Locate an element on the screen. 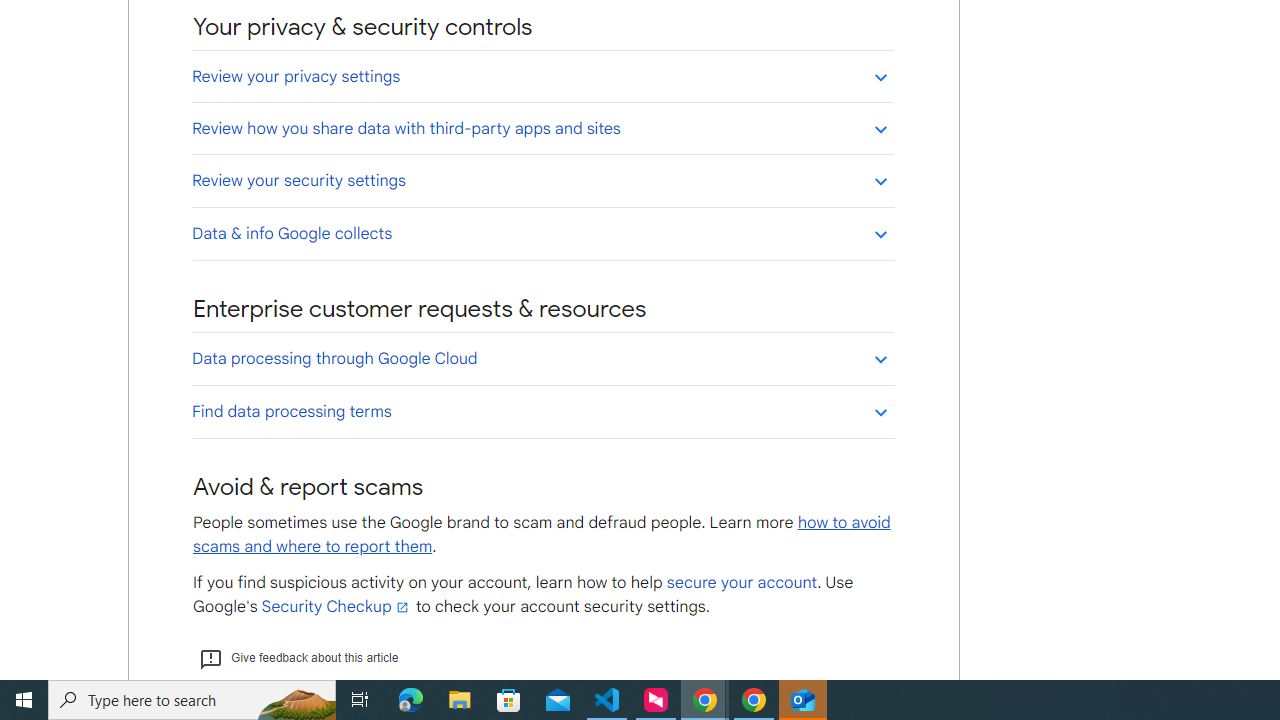 The width and height of the screenshot is (1280, 720). 'Review your privacy settings' is located at coordinates (542, 75).